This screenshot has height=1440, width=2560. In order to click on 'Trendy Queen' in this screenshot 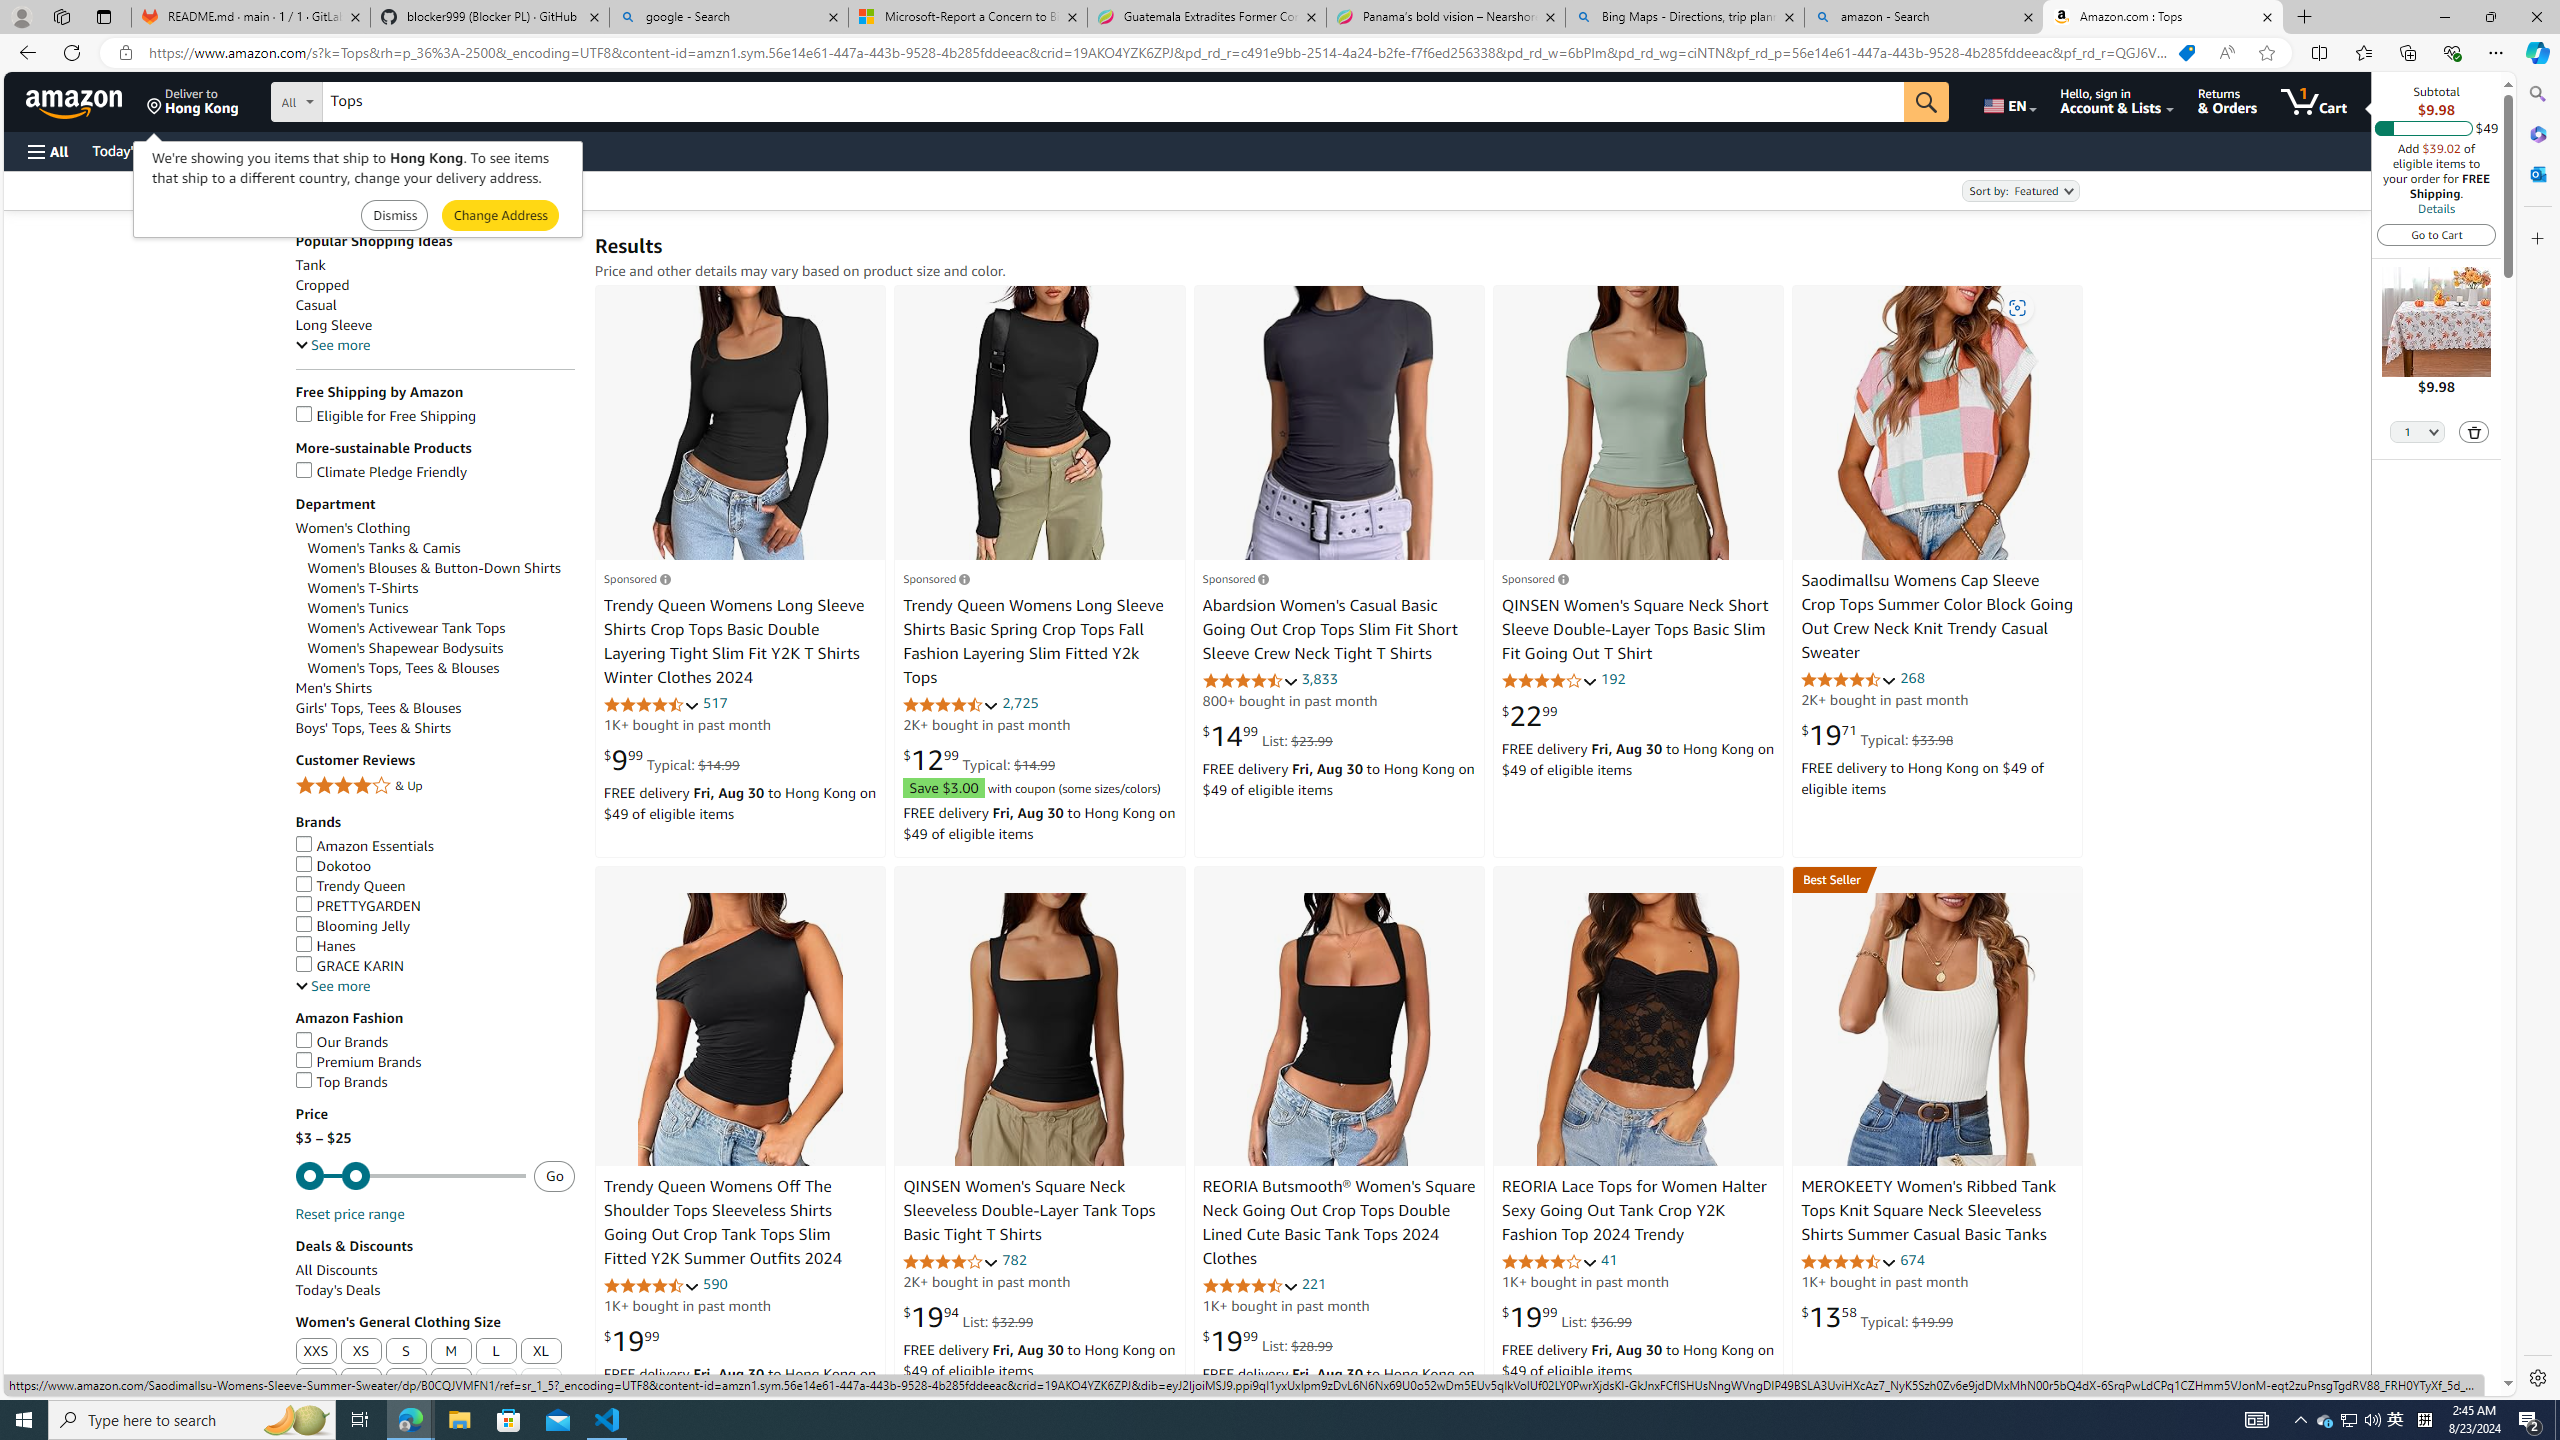, I will do `click(350, 884)`.